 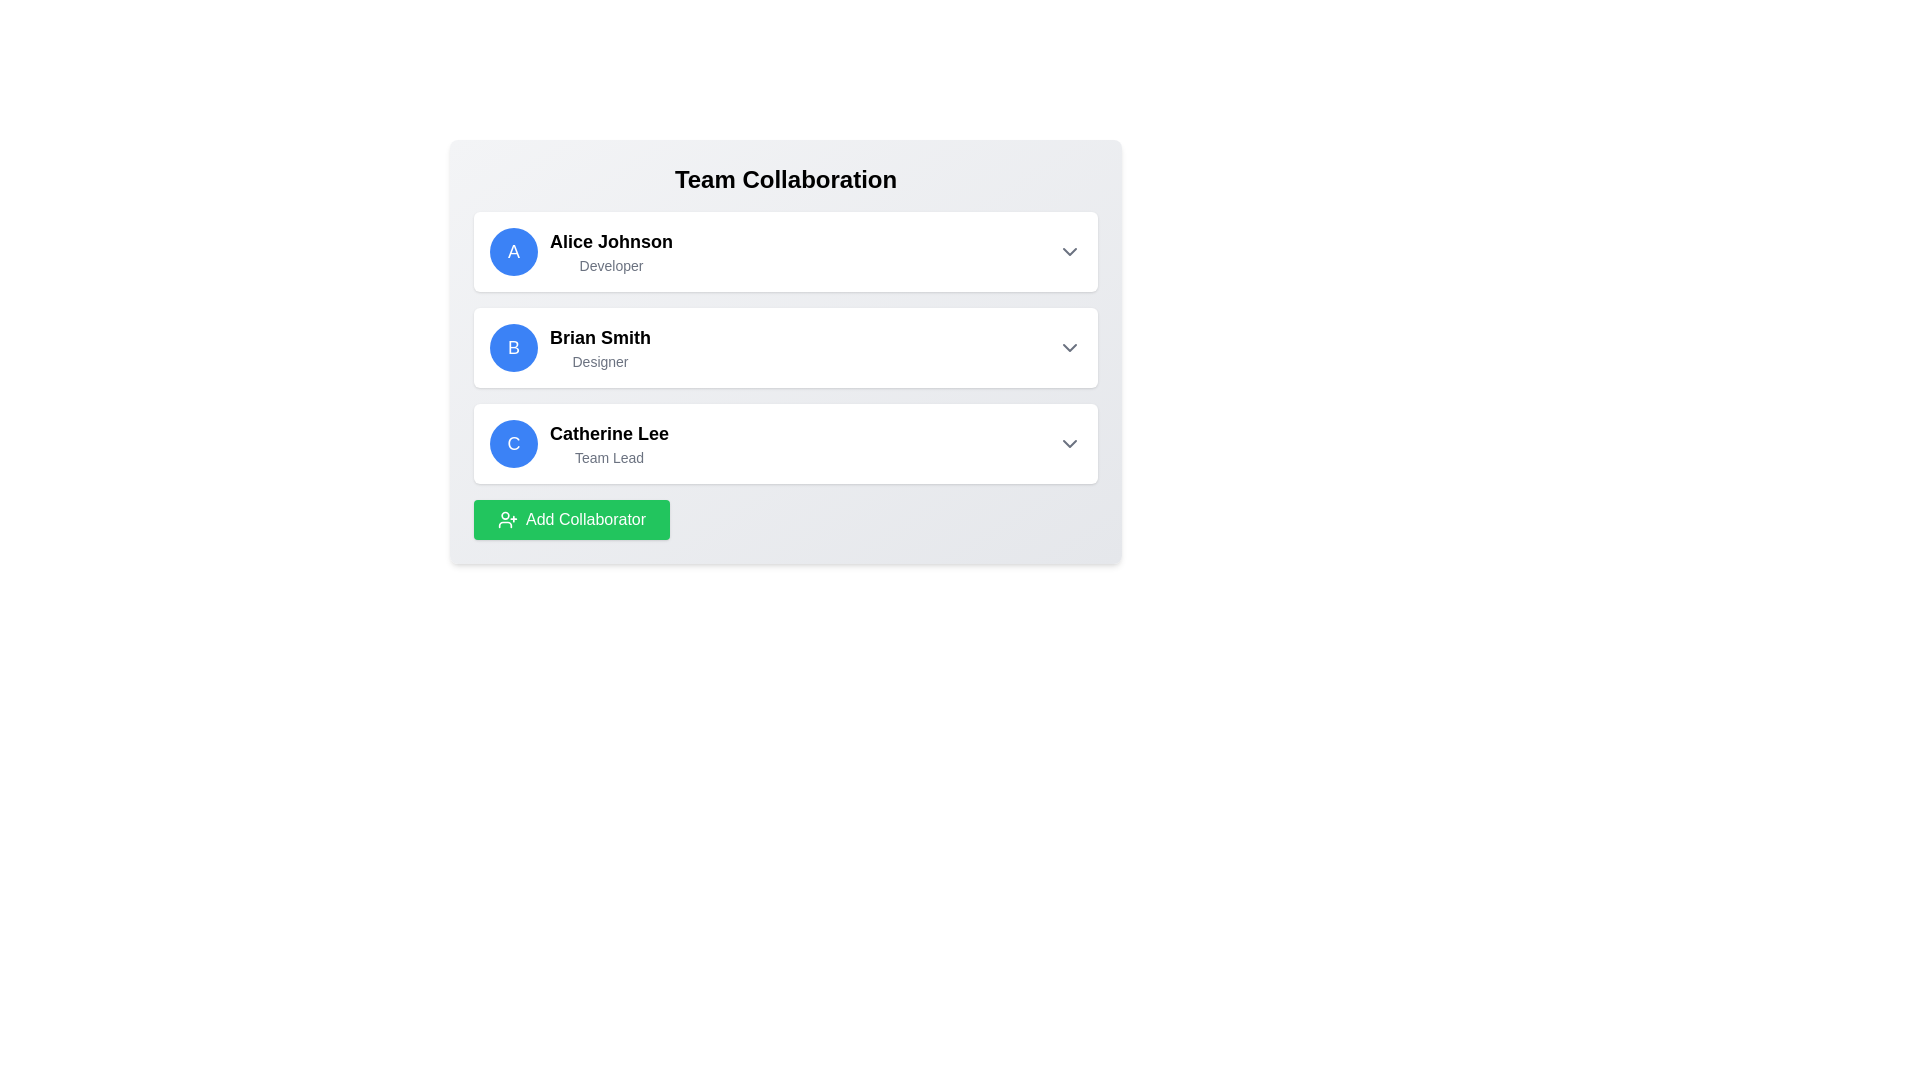 I want to click on text label showing the name 'Brian Smith', which is centrally located in the second row of a list, below 'Alice Johnson' and above 'Catherine Lee', and to the right of a circular blue icon with 'B', so click(x=599, y=337).